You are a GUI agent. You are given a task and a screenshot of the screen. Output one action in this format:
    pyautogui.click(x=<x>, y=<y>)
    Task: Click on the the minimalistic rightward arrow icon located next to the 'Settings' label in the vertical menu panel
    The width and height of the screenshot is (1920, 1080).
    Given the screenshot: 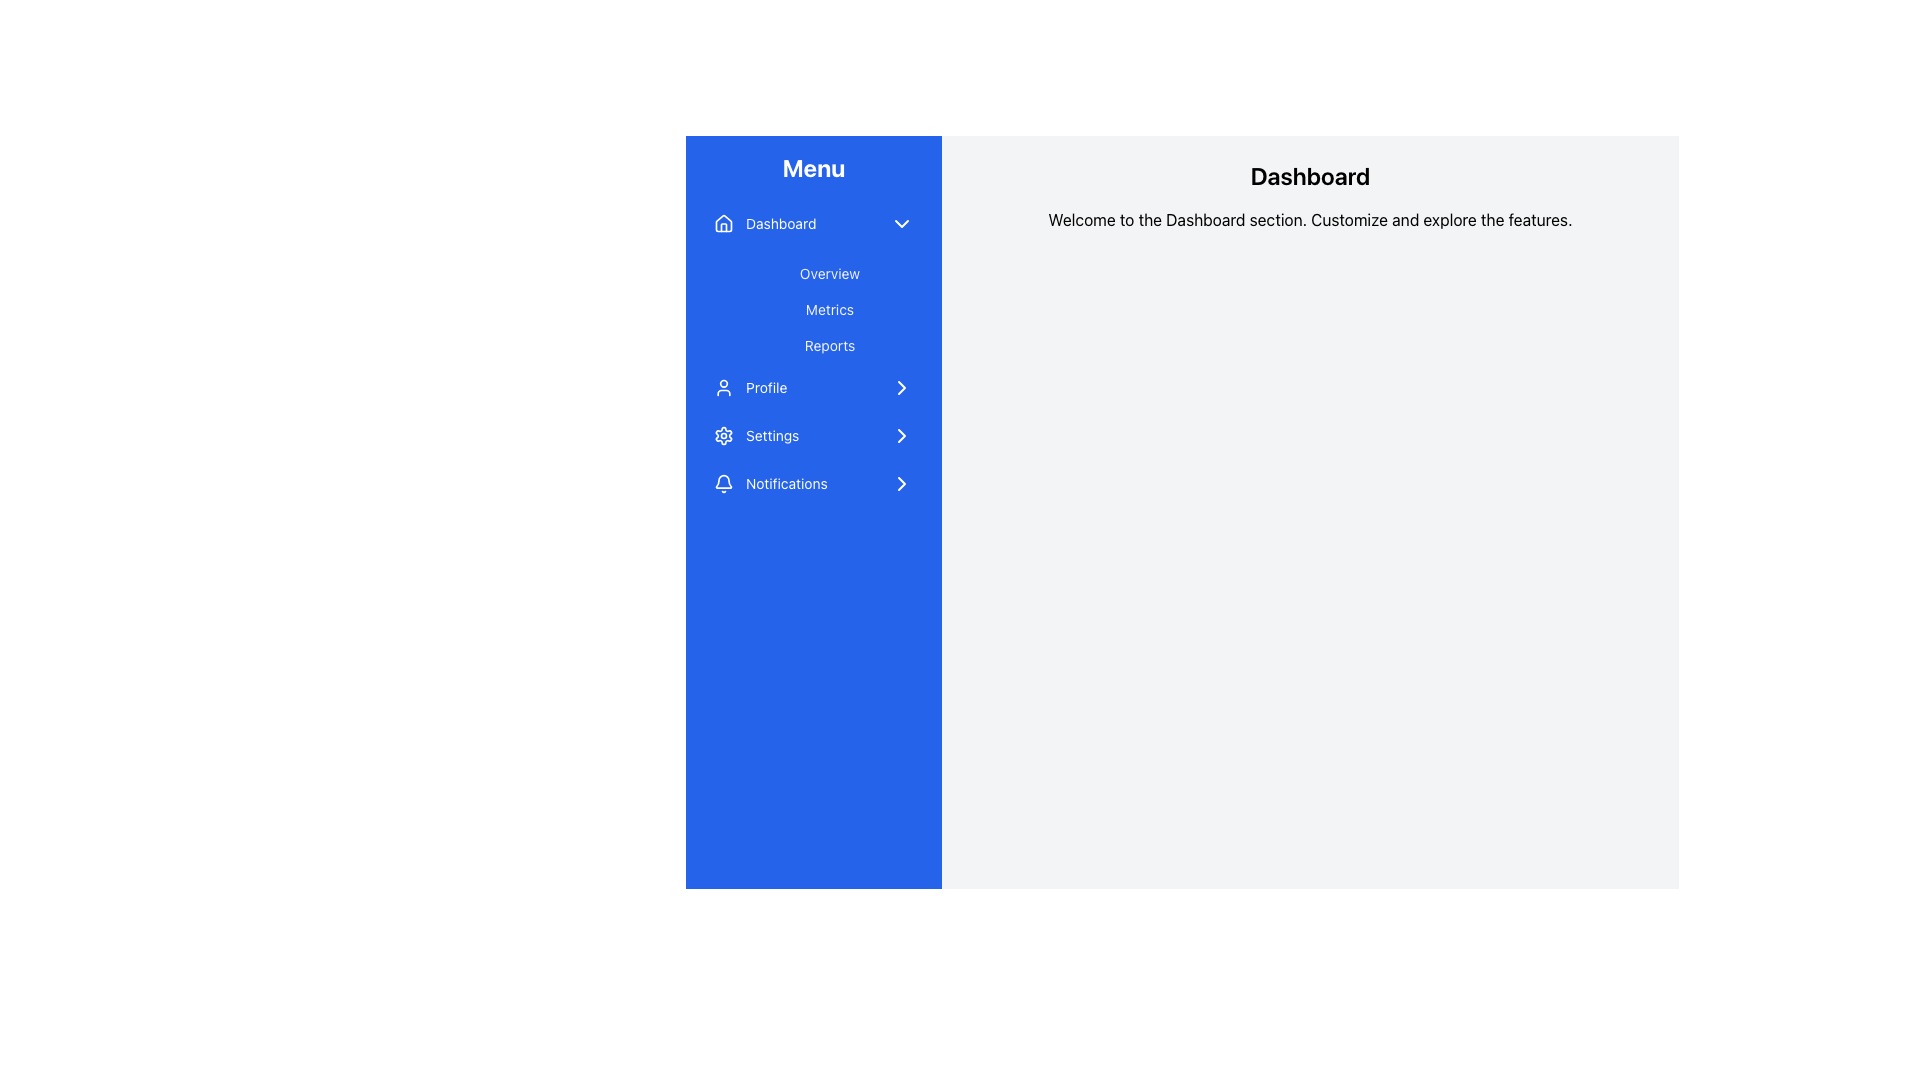 What is the action you would take?
    pyautogui.click(x=901, y=434)
    